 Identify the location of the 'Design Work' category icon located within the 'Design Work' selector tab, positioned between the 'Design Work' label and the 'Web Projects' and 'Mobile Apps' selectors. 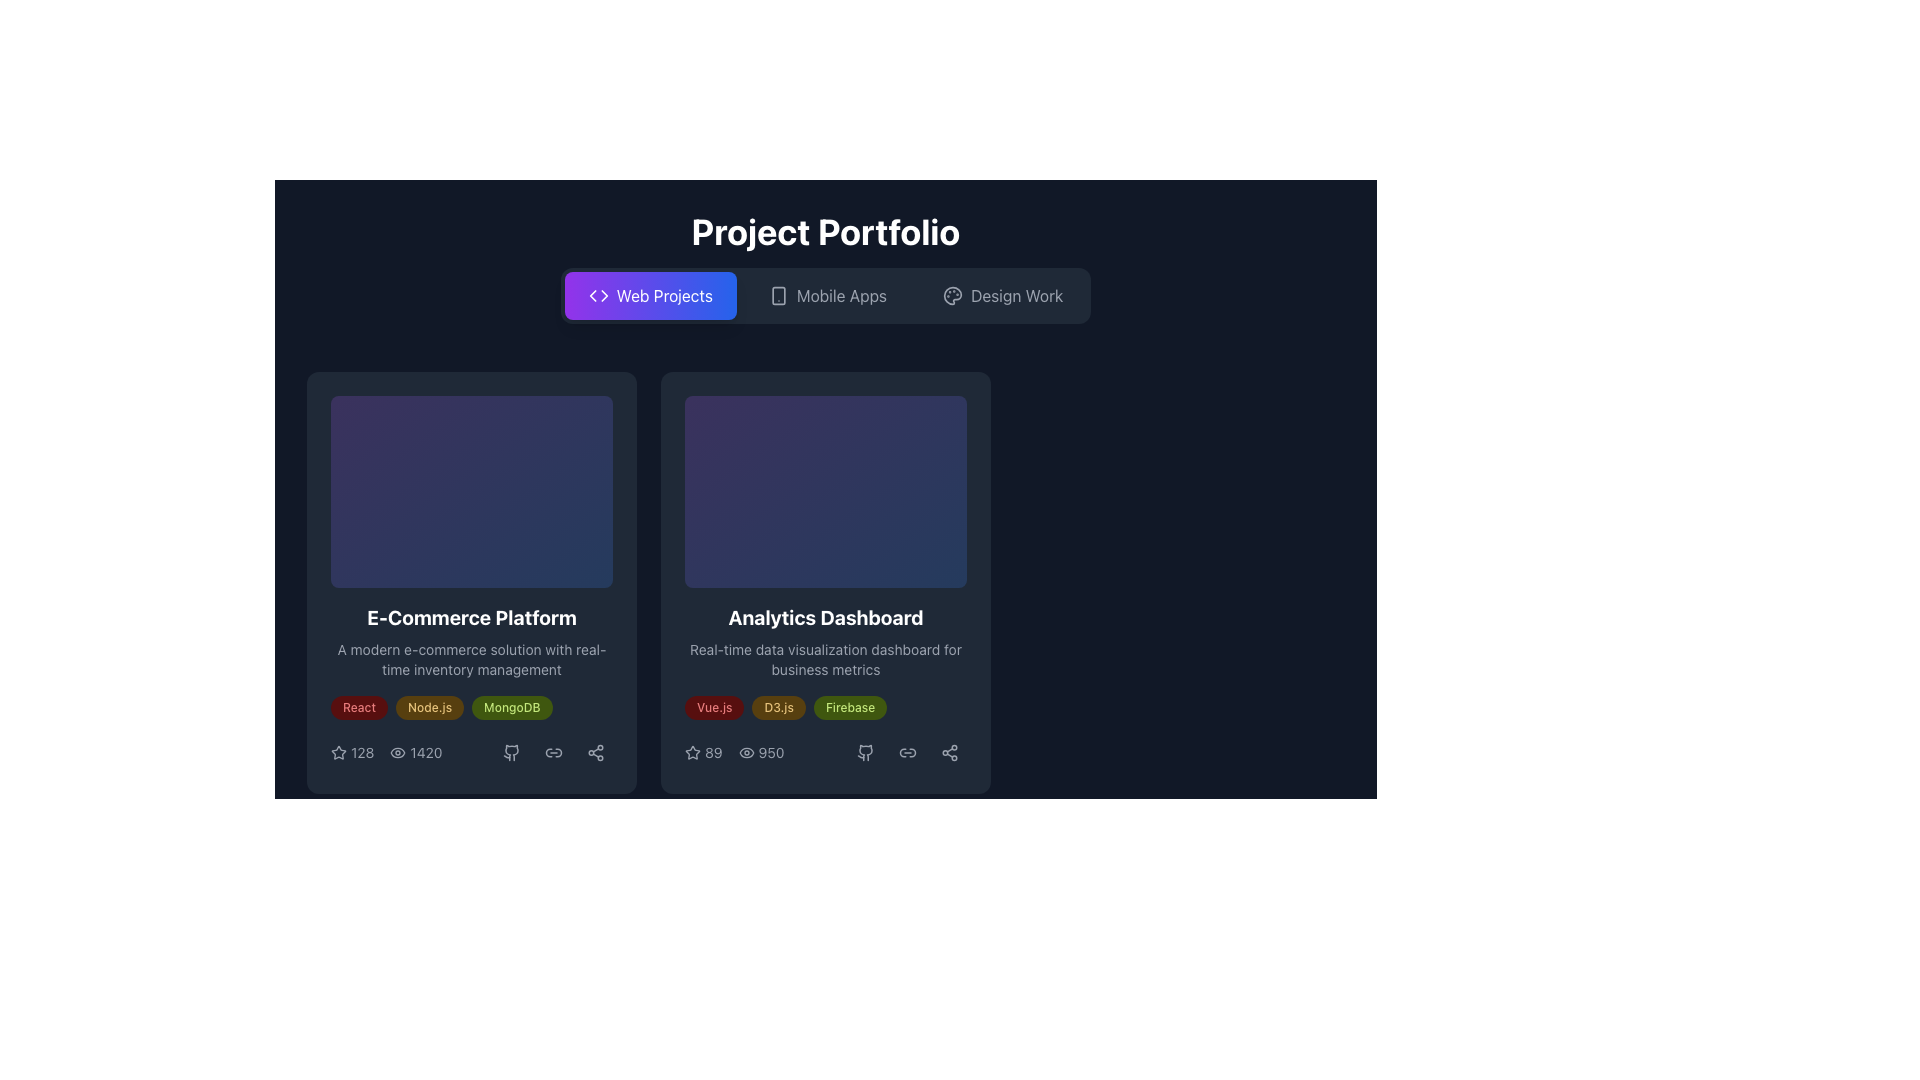
(952, 296).